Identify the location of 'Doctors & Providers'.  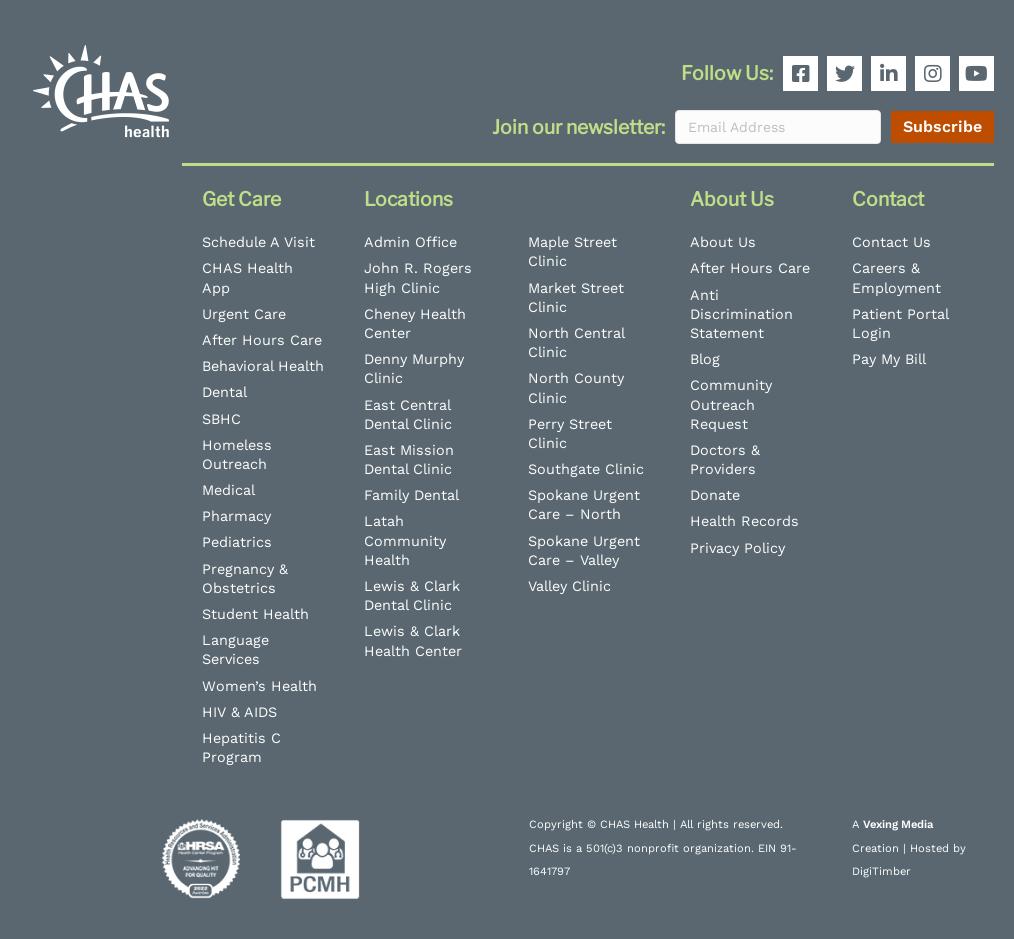
(722, 458).